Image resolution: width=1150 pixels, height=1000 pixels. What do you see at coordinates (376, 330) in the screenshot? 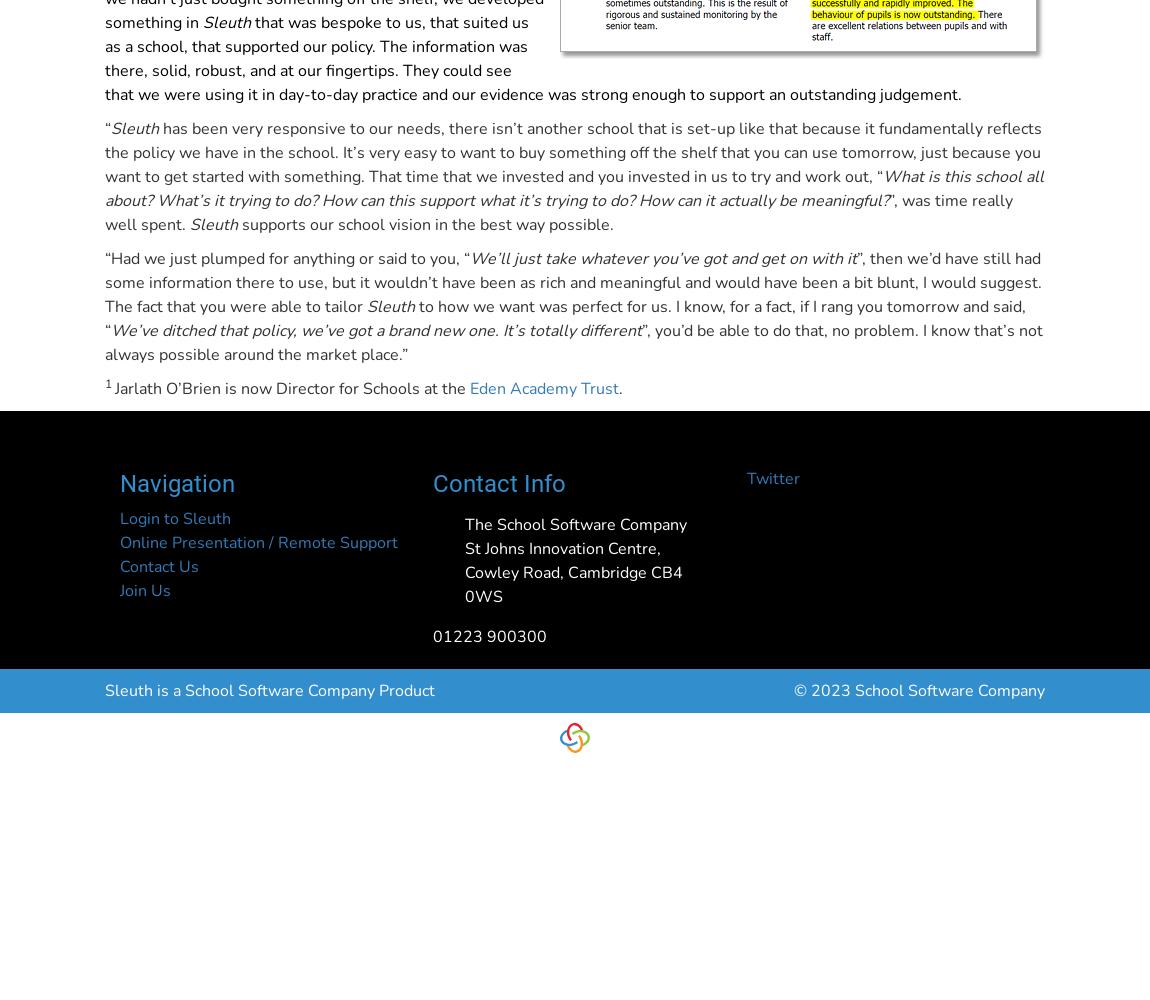
I see `'We’ve ditched that policy, we’ve got a brand new one. It’s totally different'` at bounding box center [376, 330].